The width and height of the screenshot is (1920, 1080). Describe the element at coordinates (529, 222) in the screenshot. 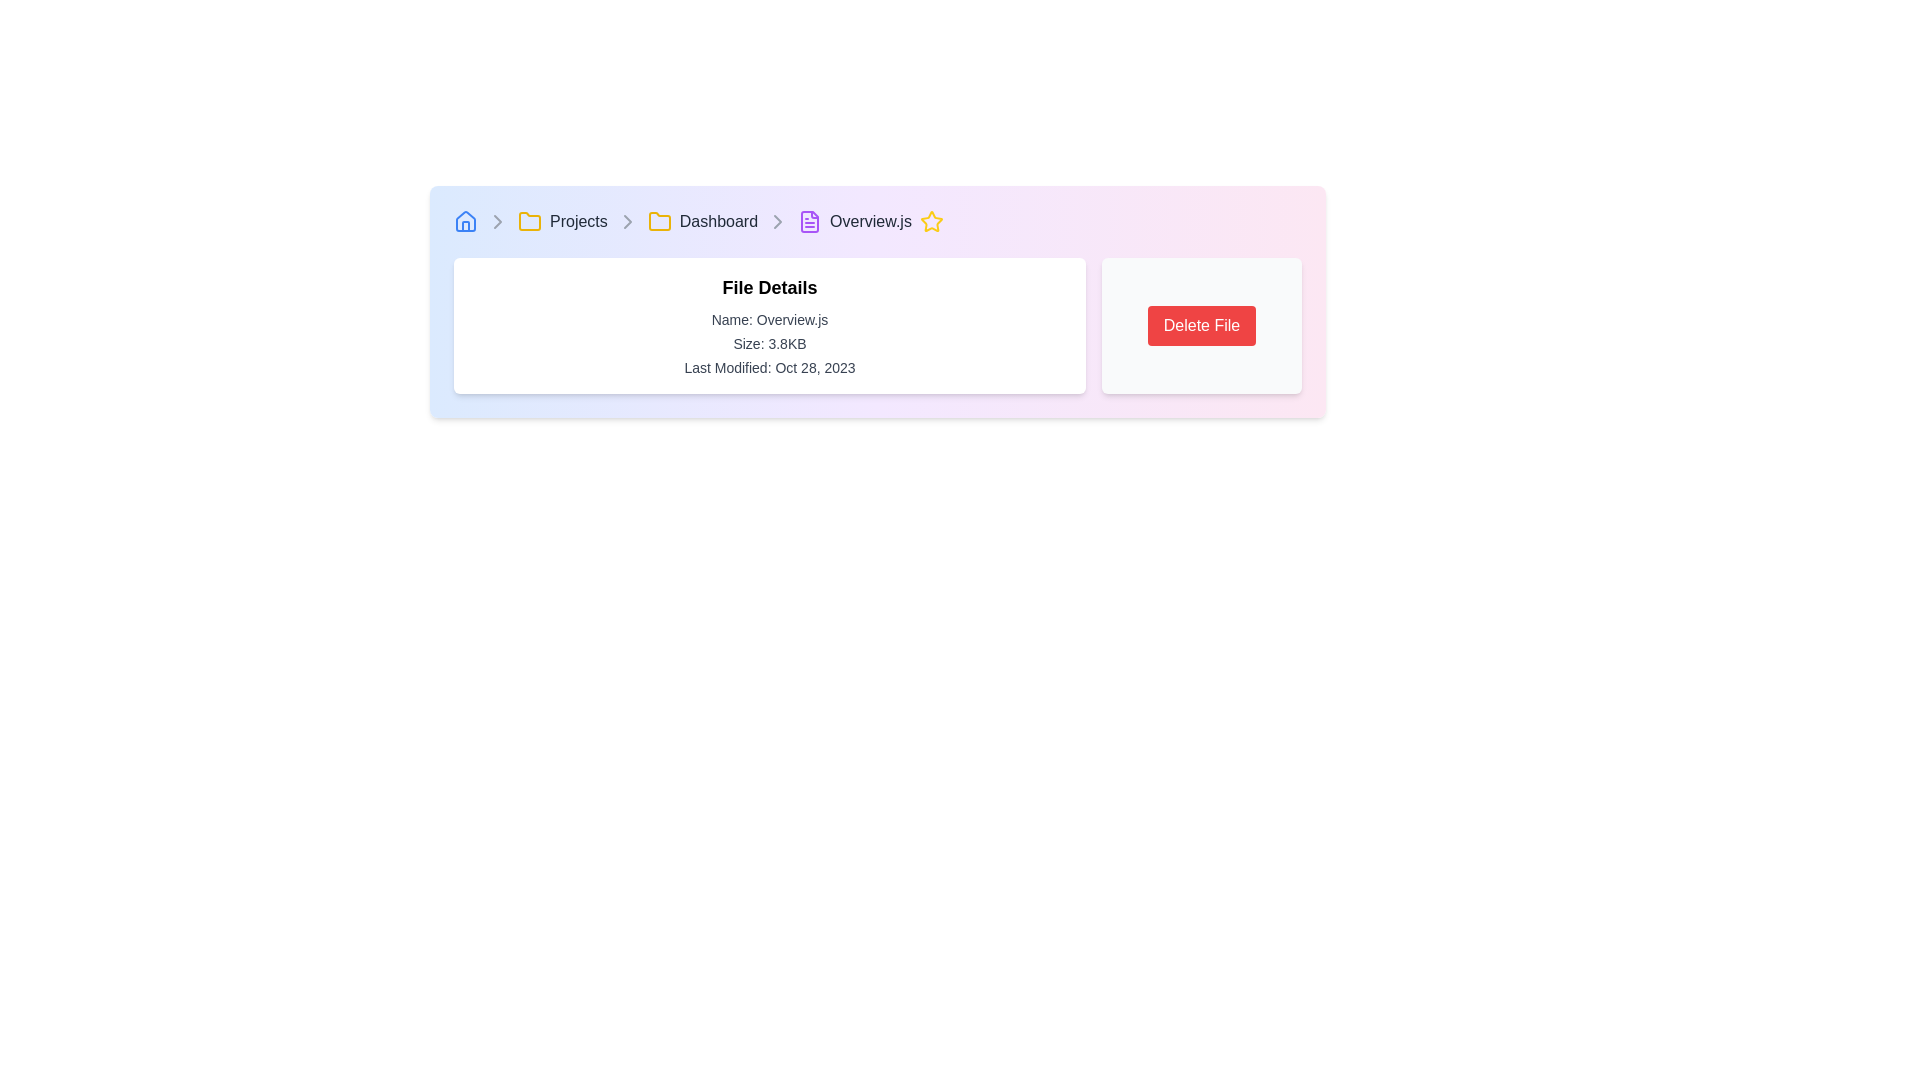

I see `the SVG icon representing a folder in the breadcrumb navigation, located between the chevron icon and the text 'Dashboard'` at that location.